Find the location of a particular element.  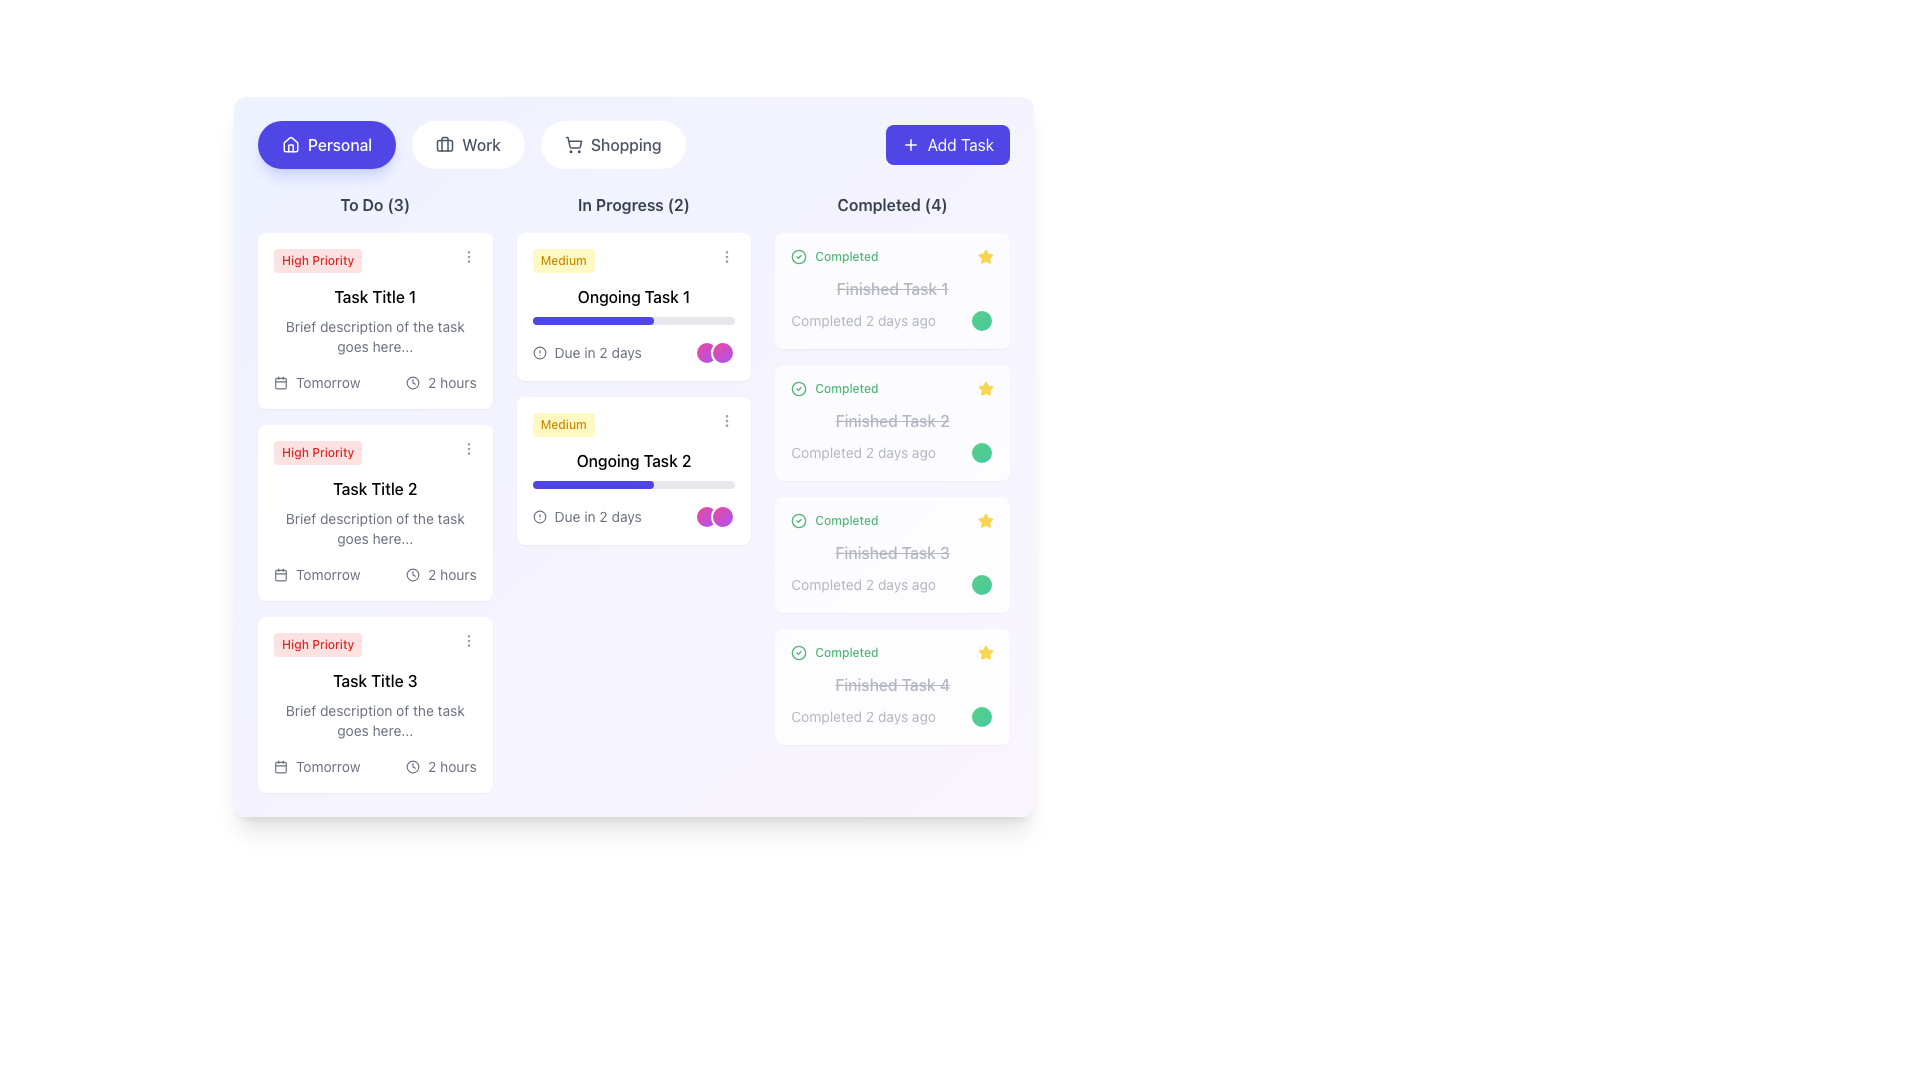

the 'High Priority' label with red text in the upper-left section of the task card titled 'Task Title 1' in the 'To Do' column is located at coordinates (375, 260).